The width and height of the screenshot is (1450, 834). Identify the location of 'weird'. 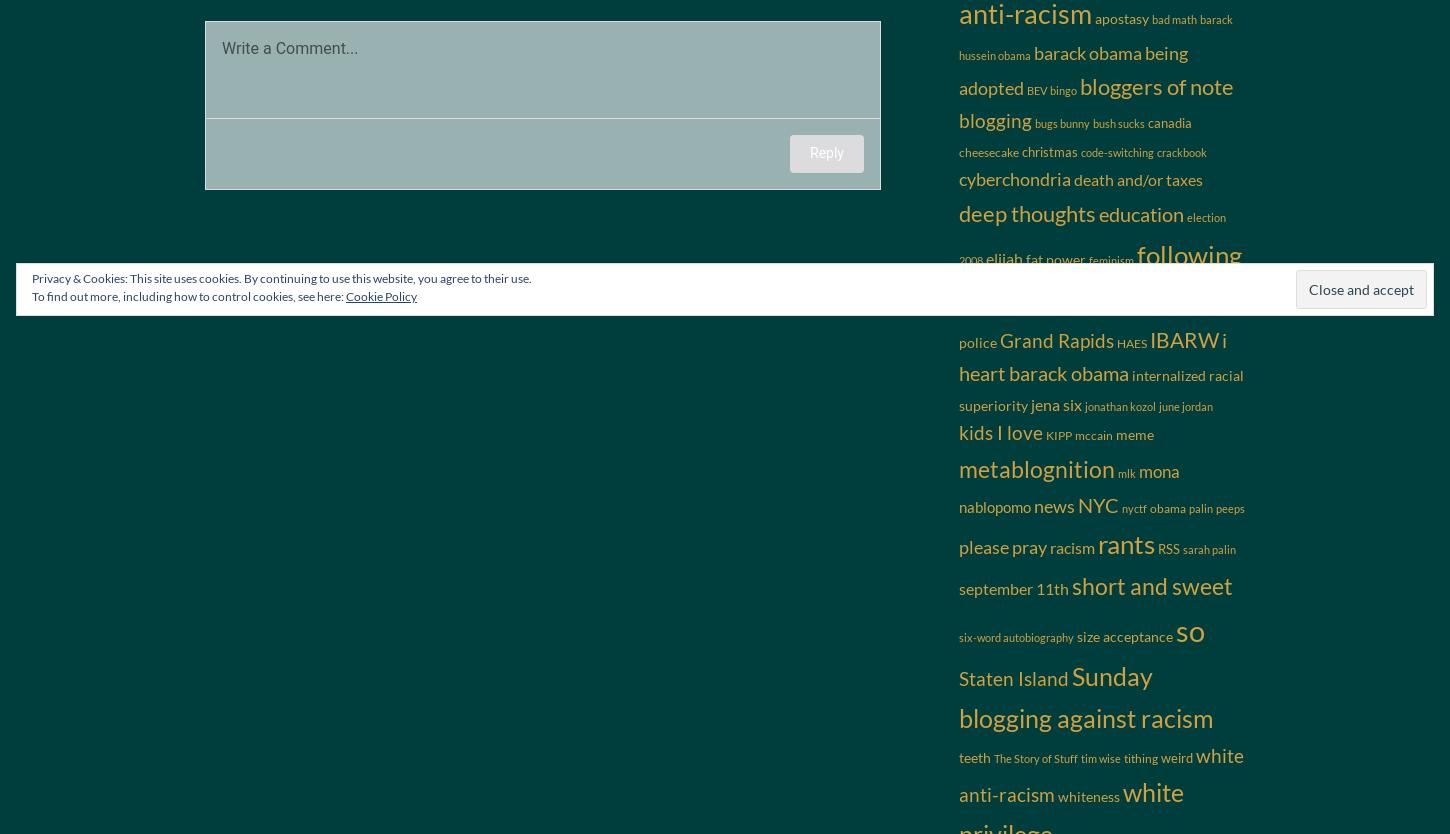
(1175, 757).